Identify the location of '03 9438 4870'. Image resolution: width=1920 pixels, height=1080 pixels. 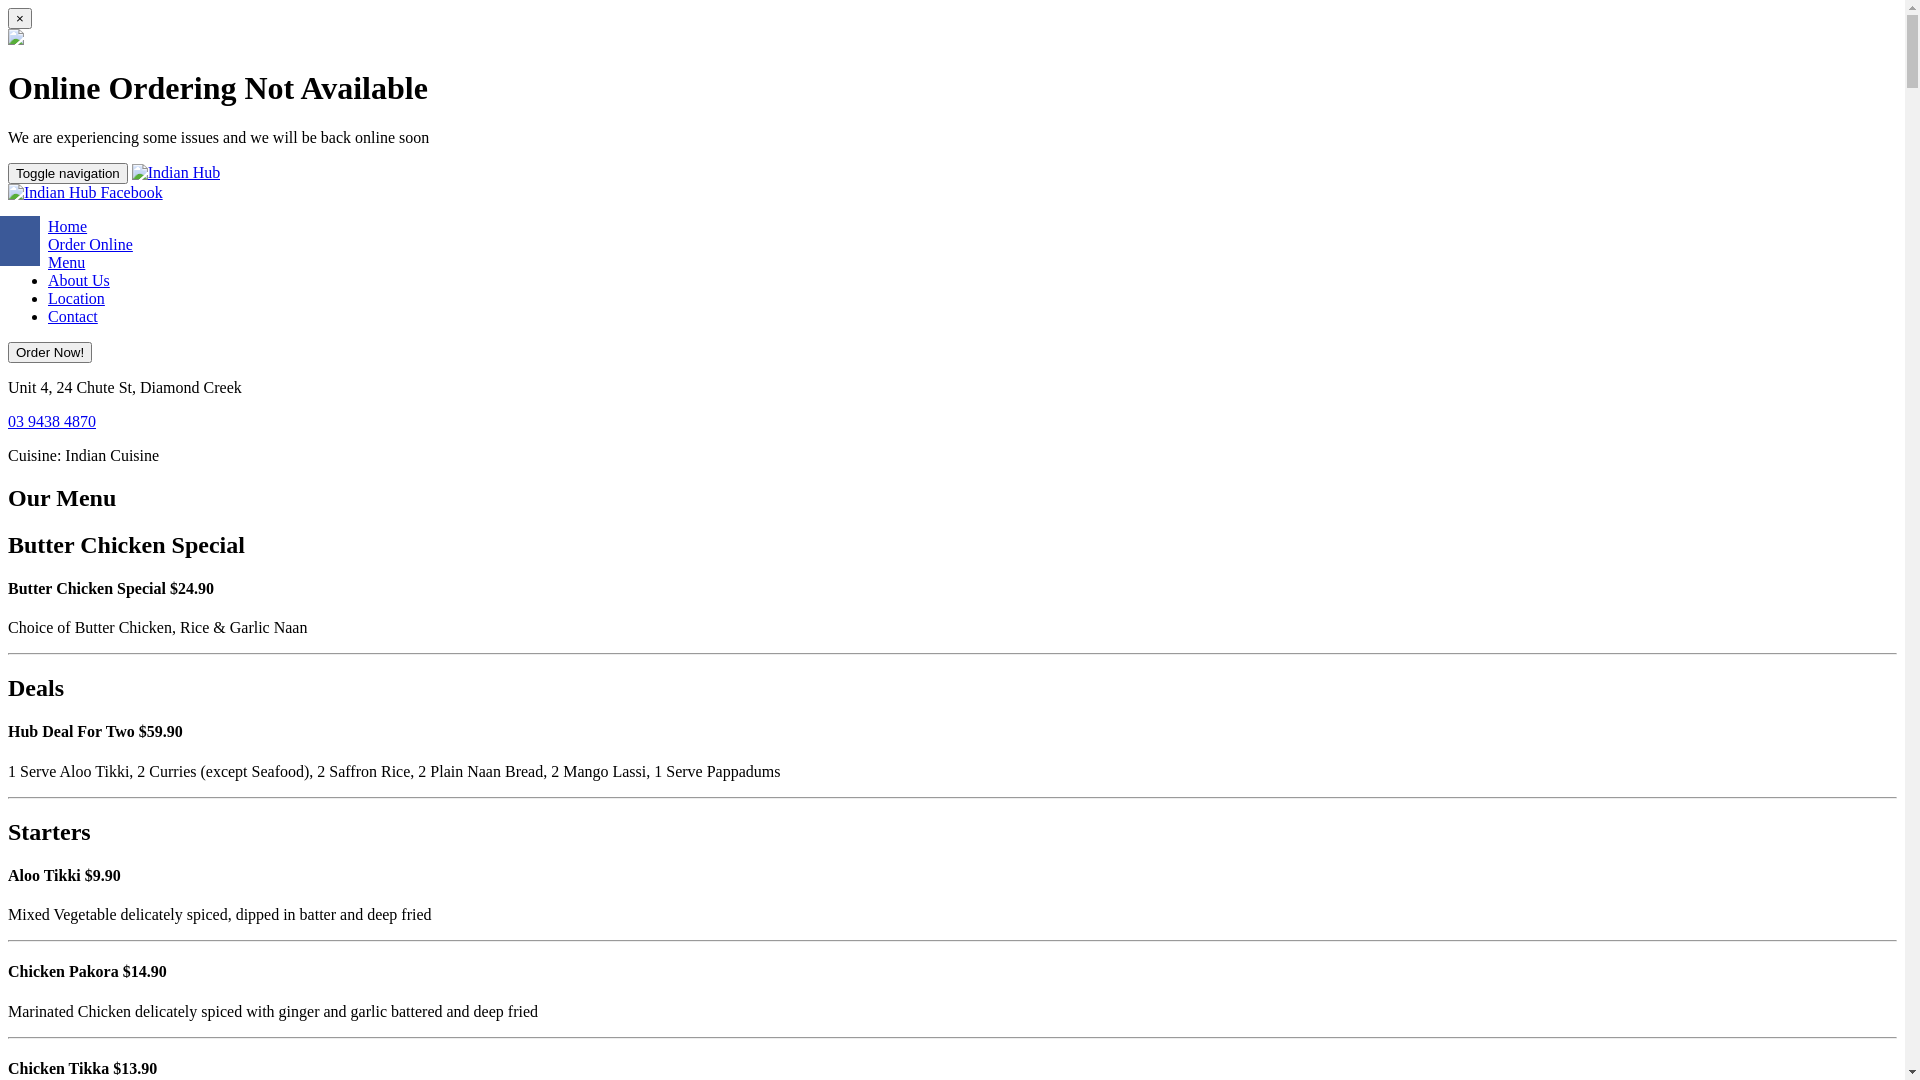
(52, 420).